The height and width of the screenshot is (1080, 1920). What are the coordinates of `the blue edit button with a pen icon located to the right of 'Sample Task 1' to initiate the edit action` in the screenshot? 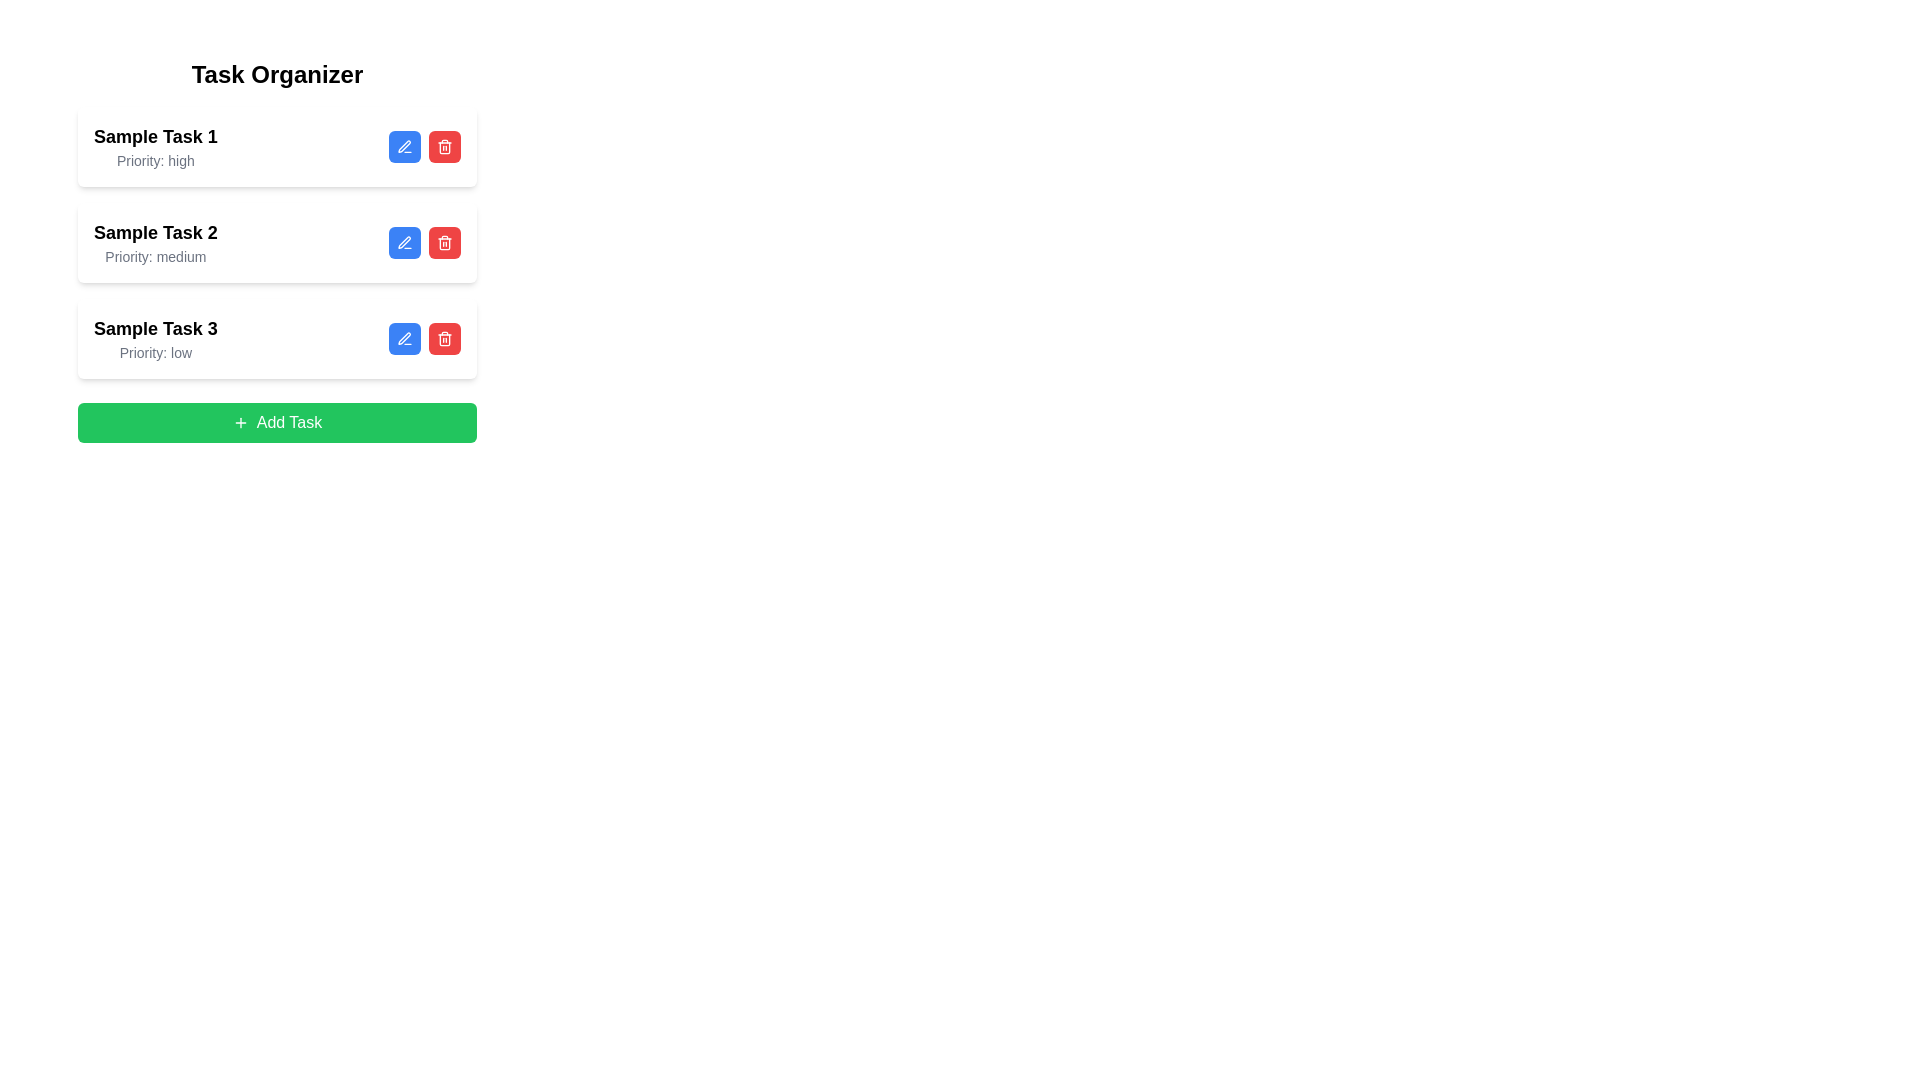 It's located at (403, 145).